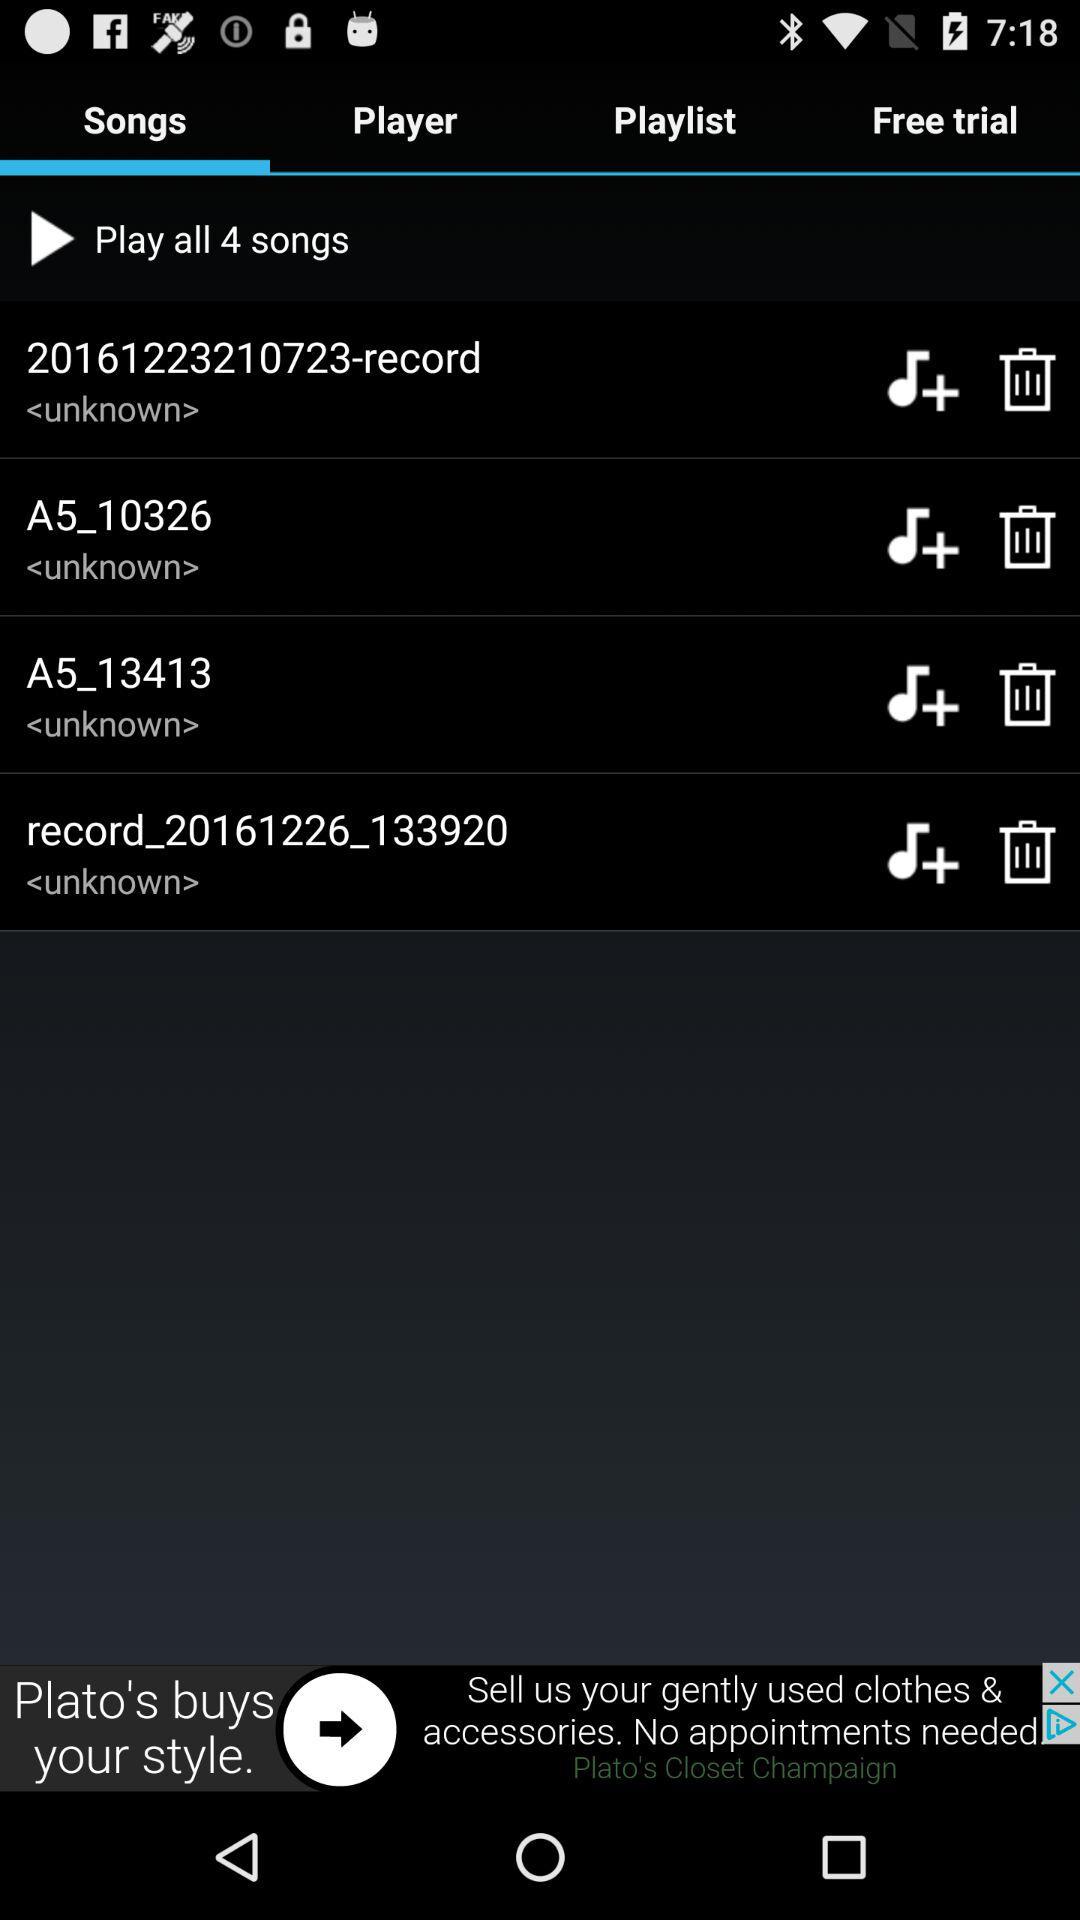  What do you see at coordinates (1017, 537) in the screenshot?
I see `delete` at bounding box center [1017, 537].